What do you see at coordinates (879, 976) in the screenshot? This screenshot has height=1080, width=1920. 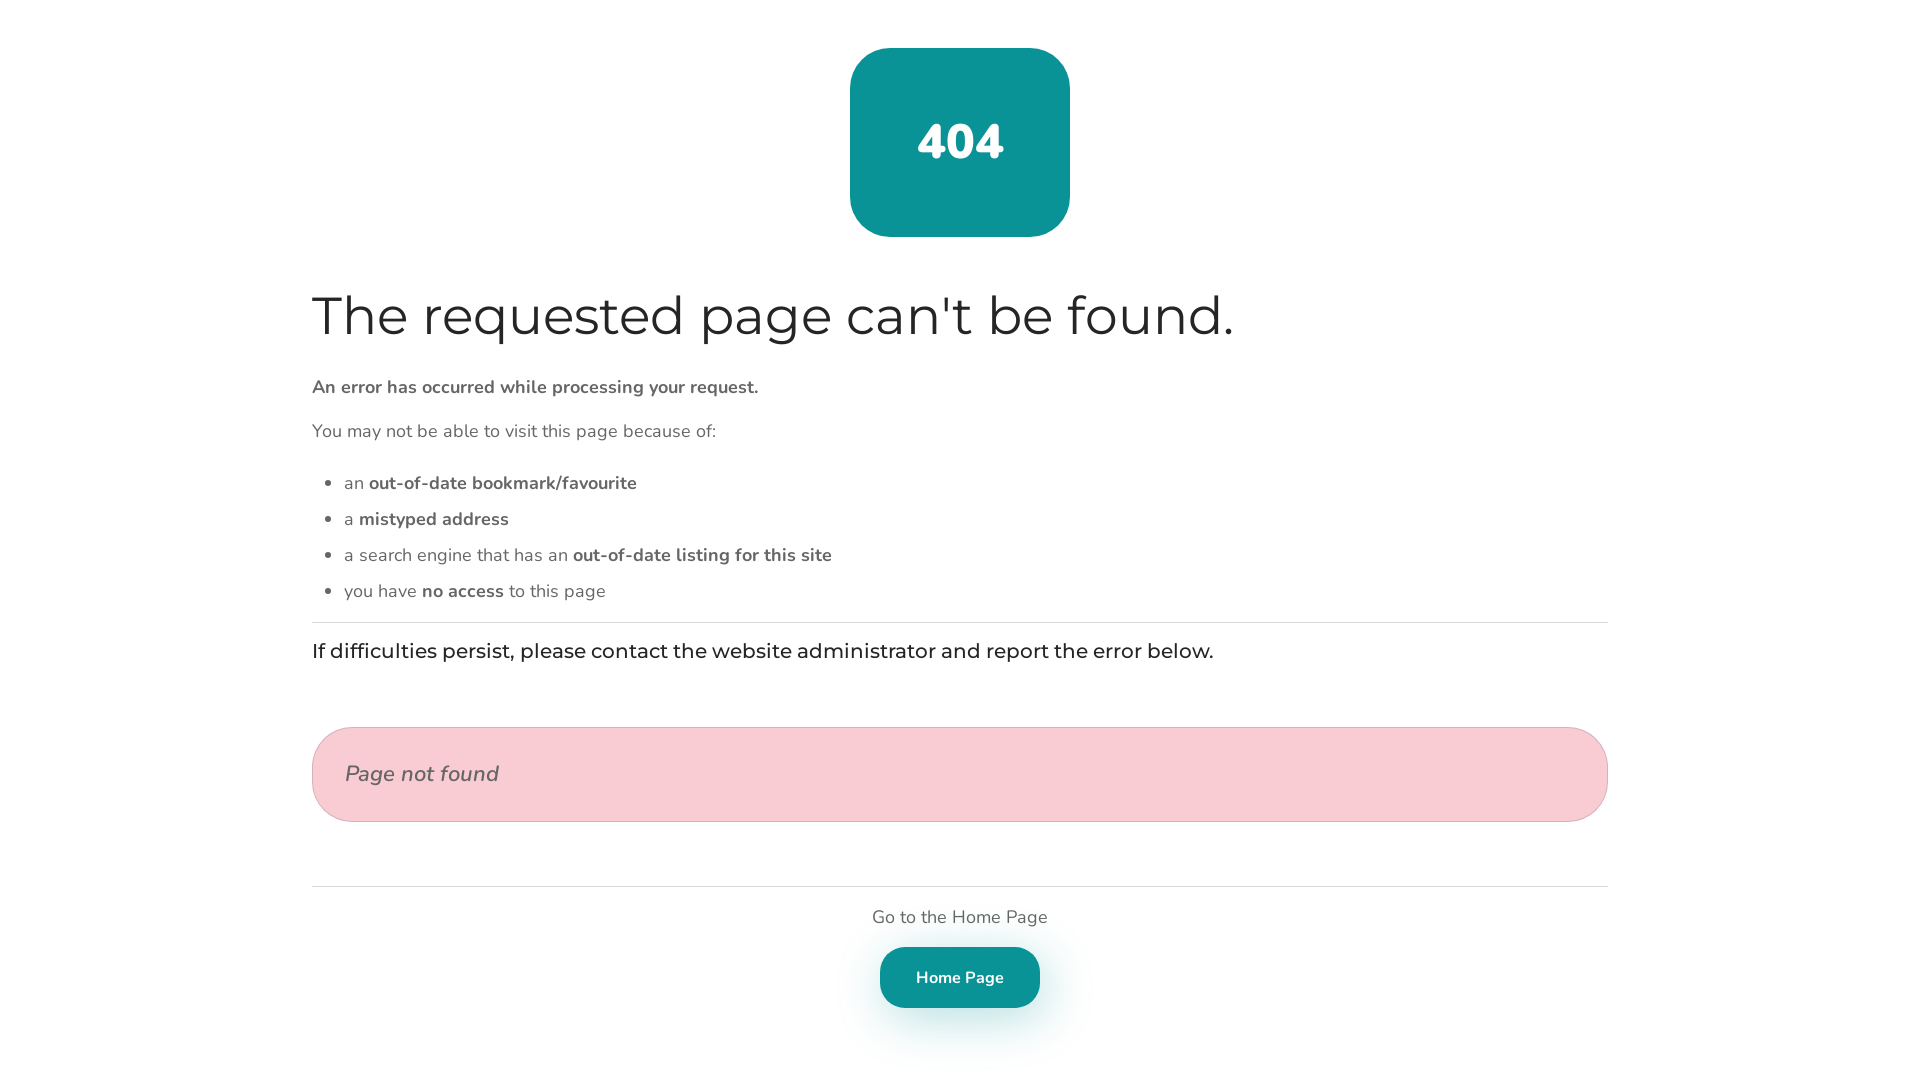 I see `'Home Page'` at bounding box center [879, 976].